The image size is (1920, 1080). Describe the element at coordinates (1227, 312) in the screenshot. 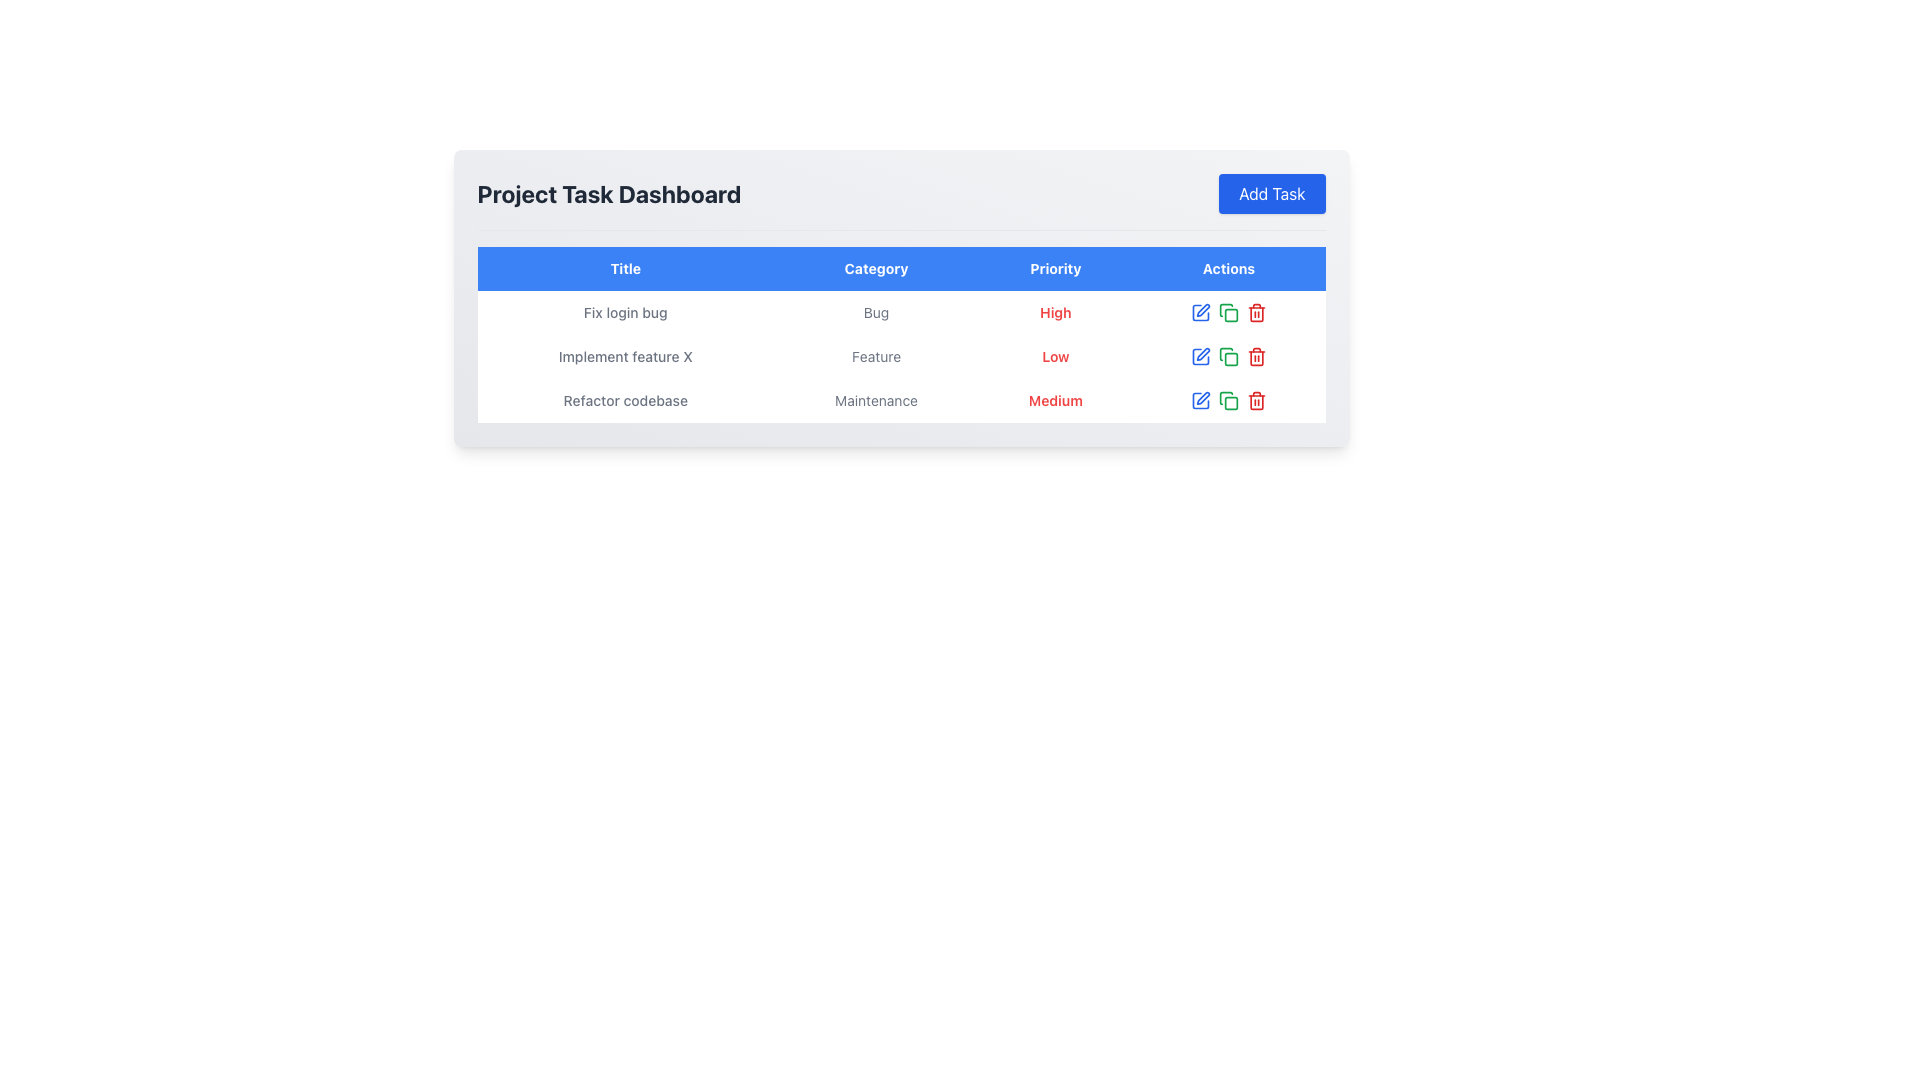

I see `the green duplicate action indicator icon located as the second icon in the action icons set for the task 'Fix login bug'` at that location.